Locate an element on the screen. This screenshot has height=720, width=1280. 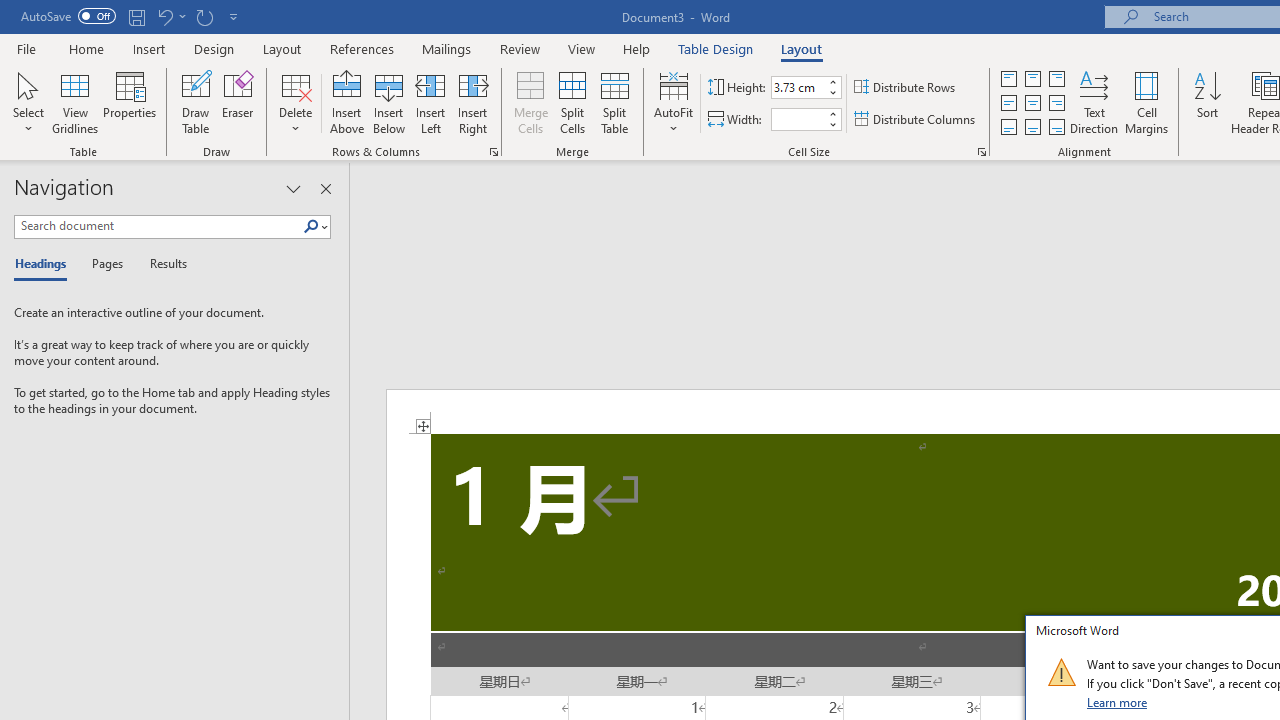
'Search document' is located at coordinates (157, 225).